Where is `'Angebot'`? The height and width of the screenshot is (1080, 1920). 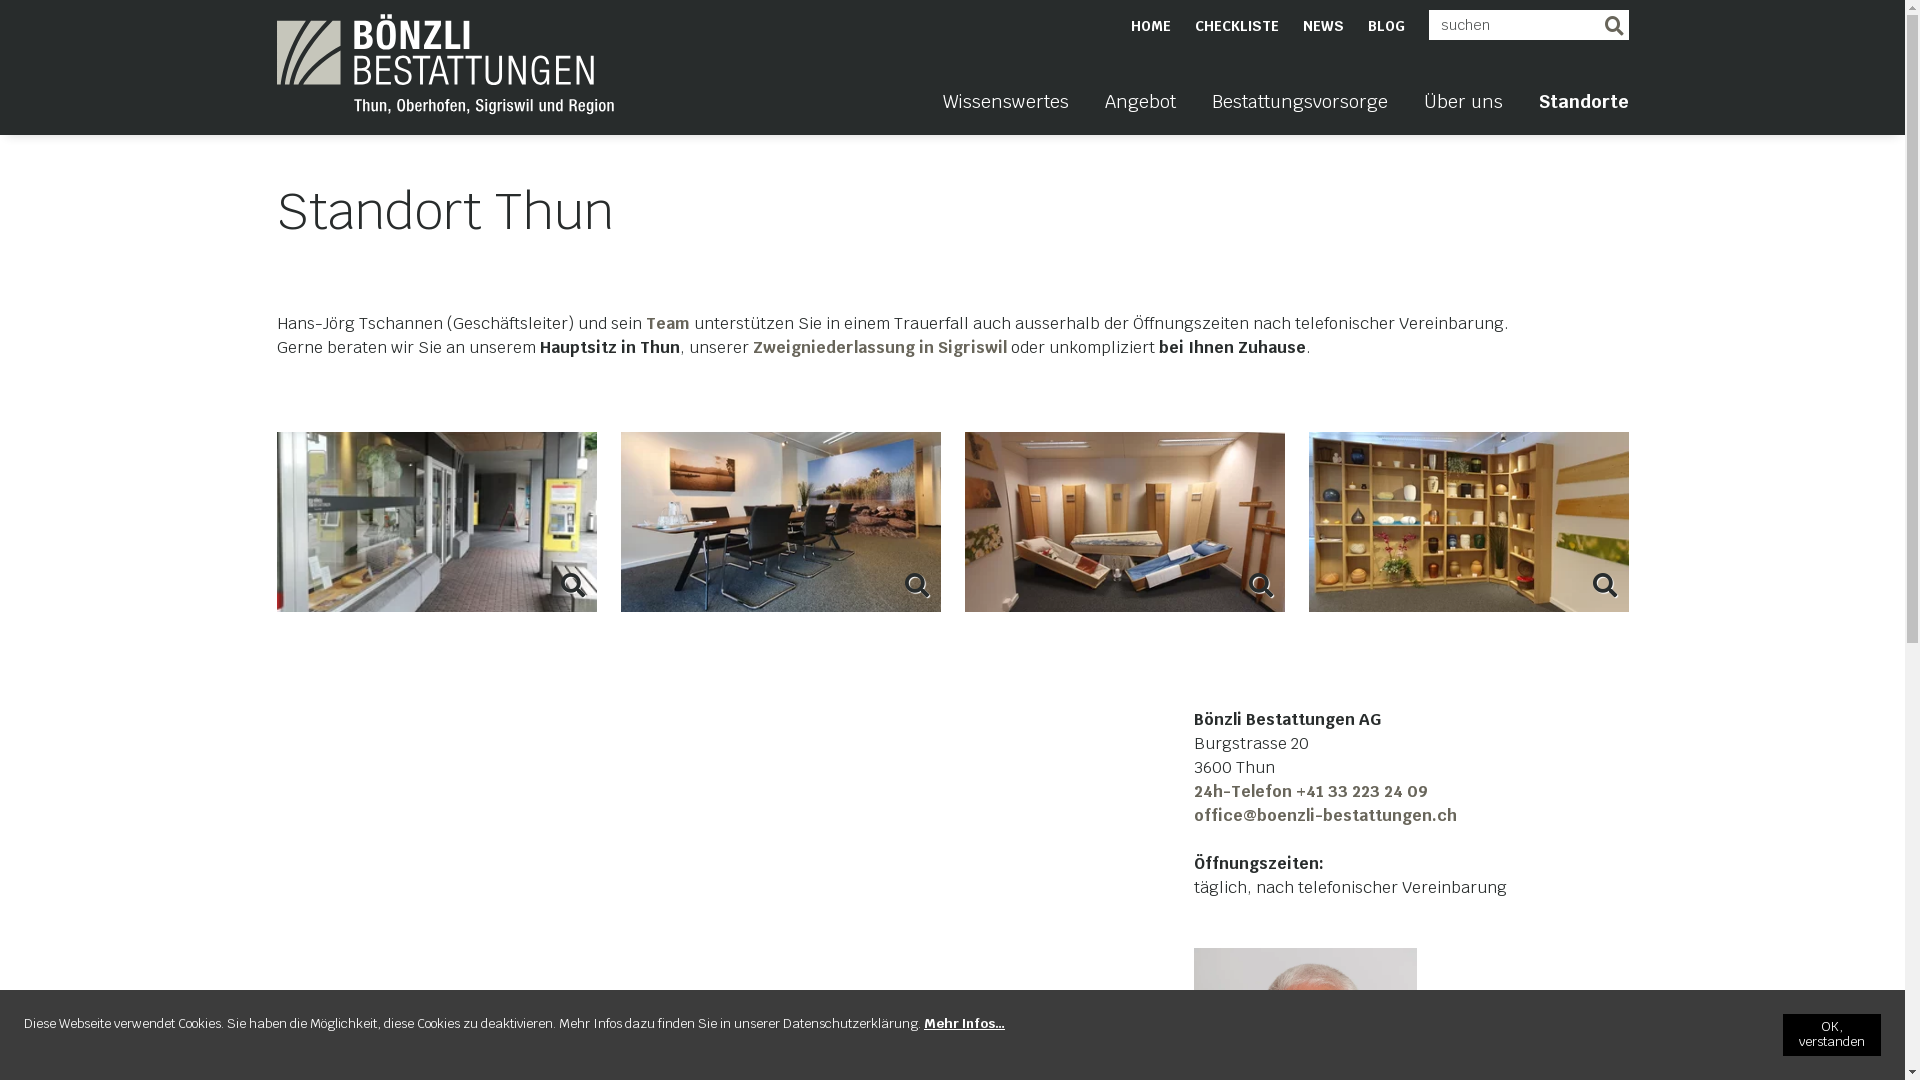
'Angebot' is located at coordinates (1139, 112).